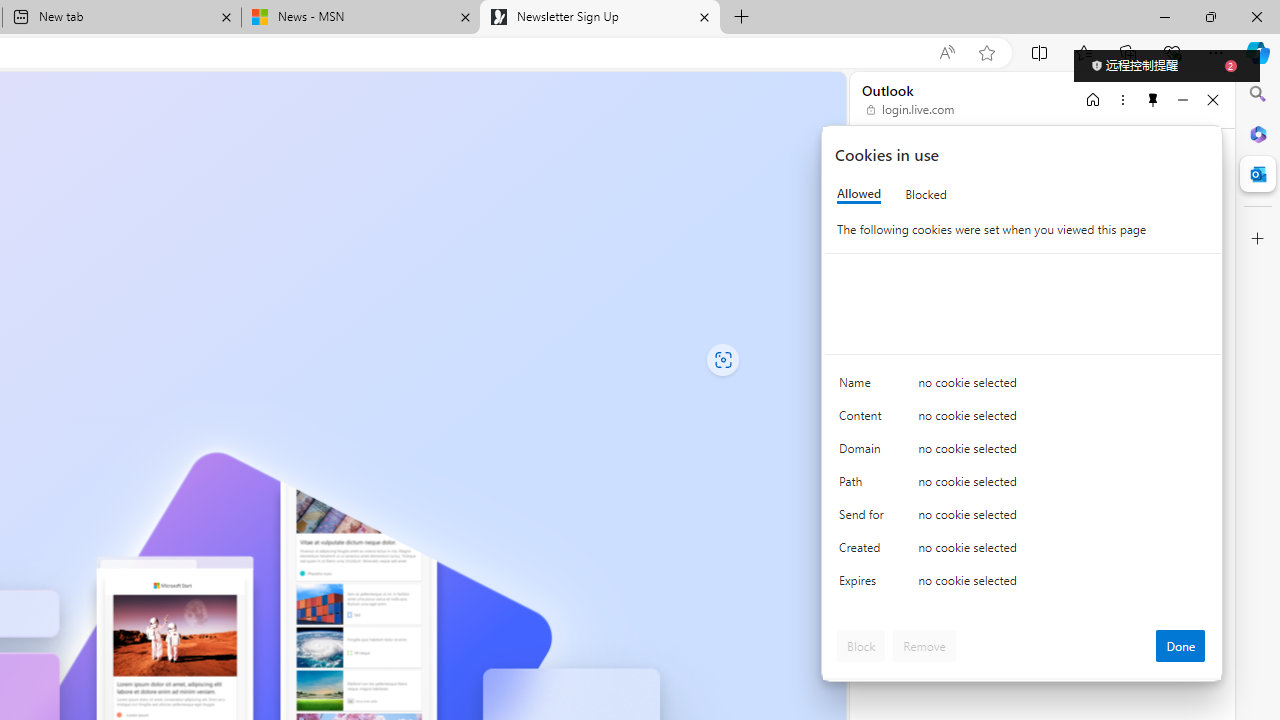 The height and width of the screenshot is (720, 1280). What do you see at coordinates (923, 645) in the screenshot?
I see `'Remove'` at bounding box center [923, 645].